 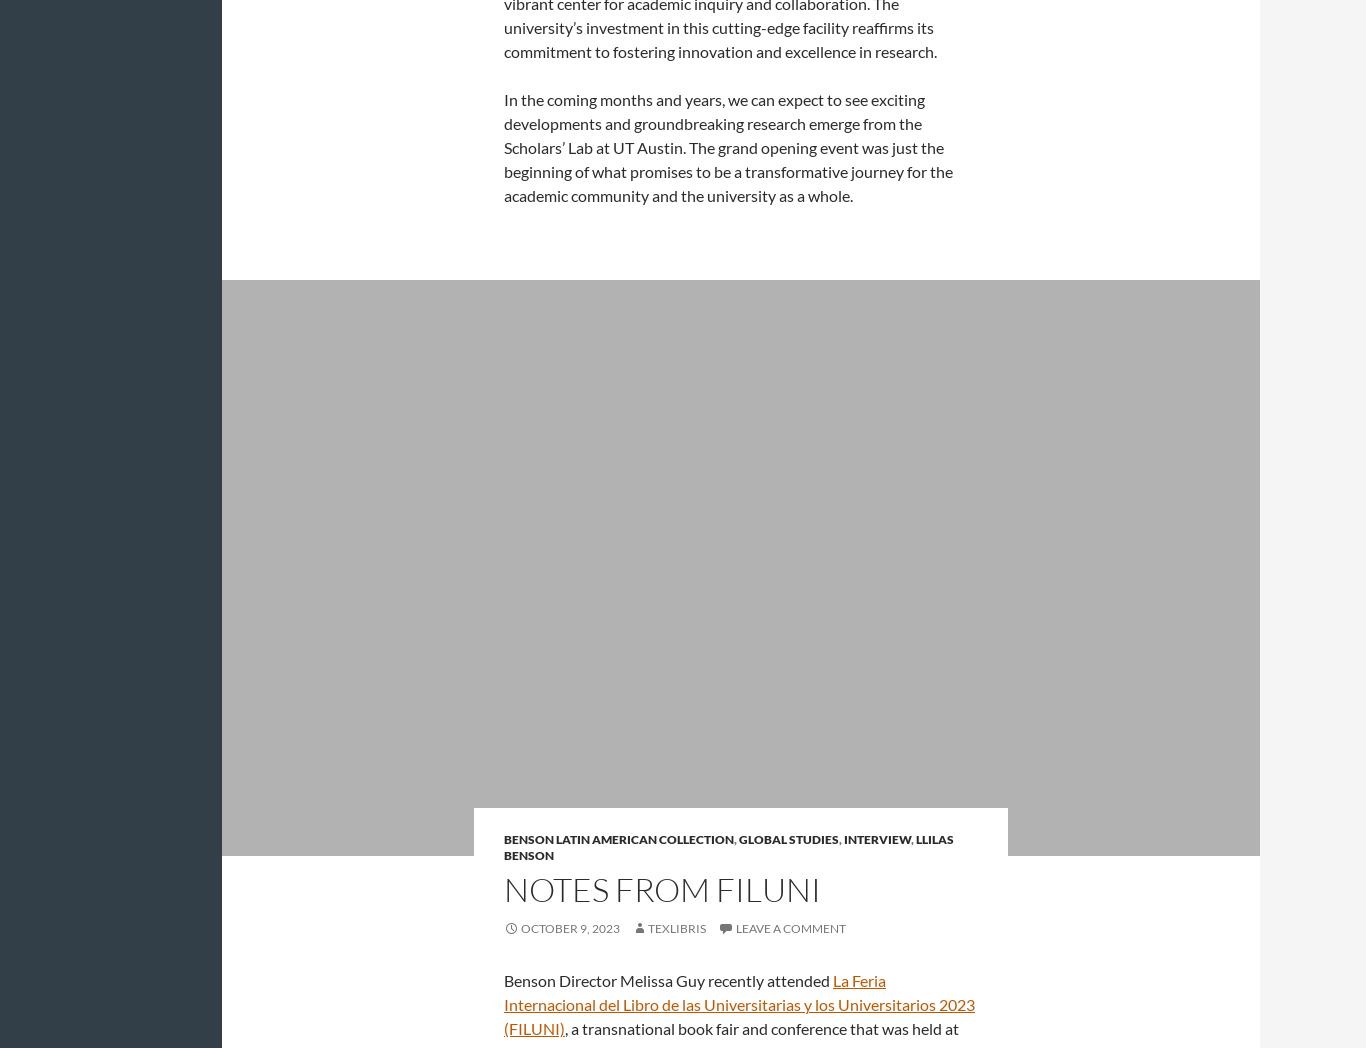 What do you see at coordinates (661, 888) in the screenshot?
I see `'Notes from FILUNI'` at bounding box center [661, 888].